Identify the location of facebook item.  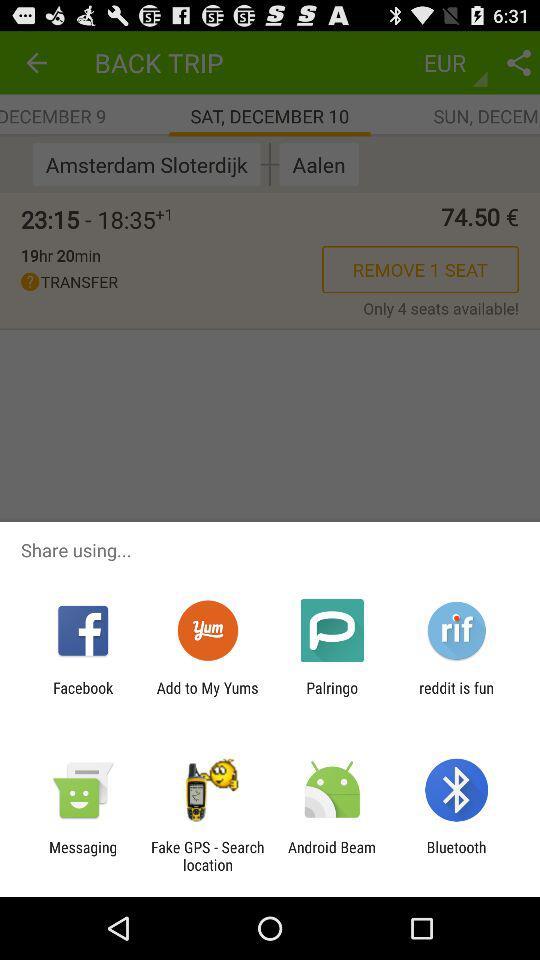
(82, 696).